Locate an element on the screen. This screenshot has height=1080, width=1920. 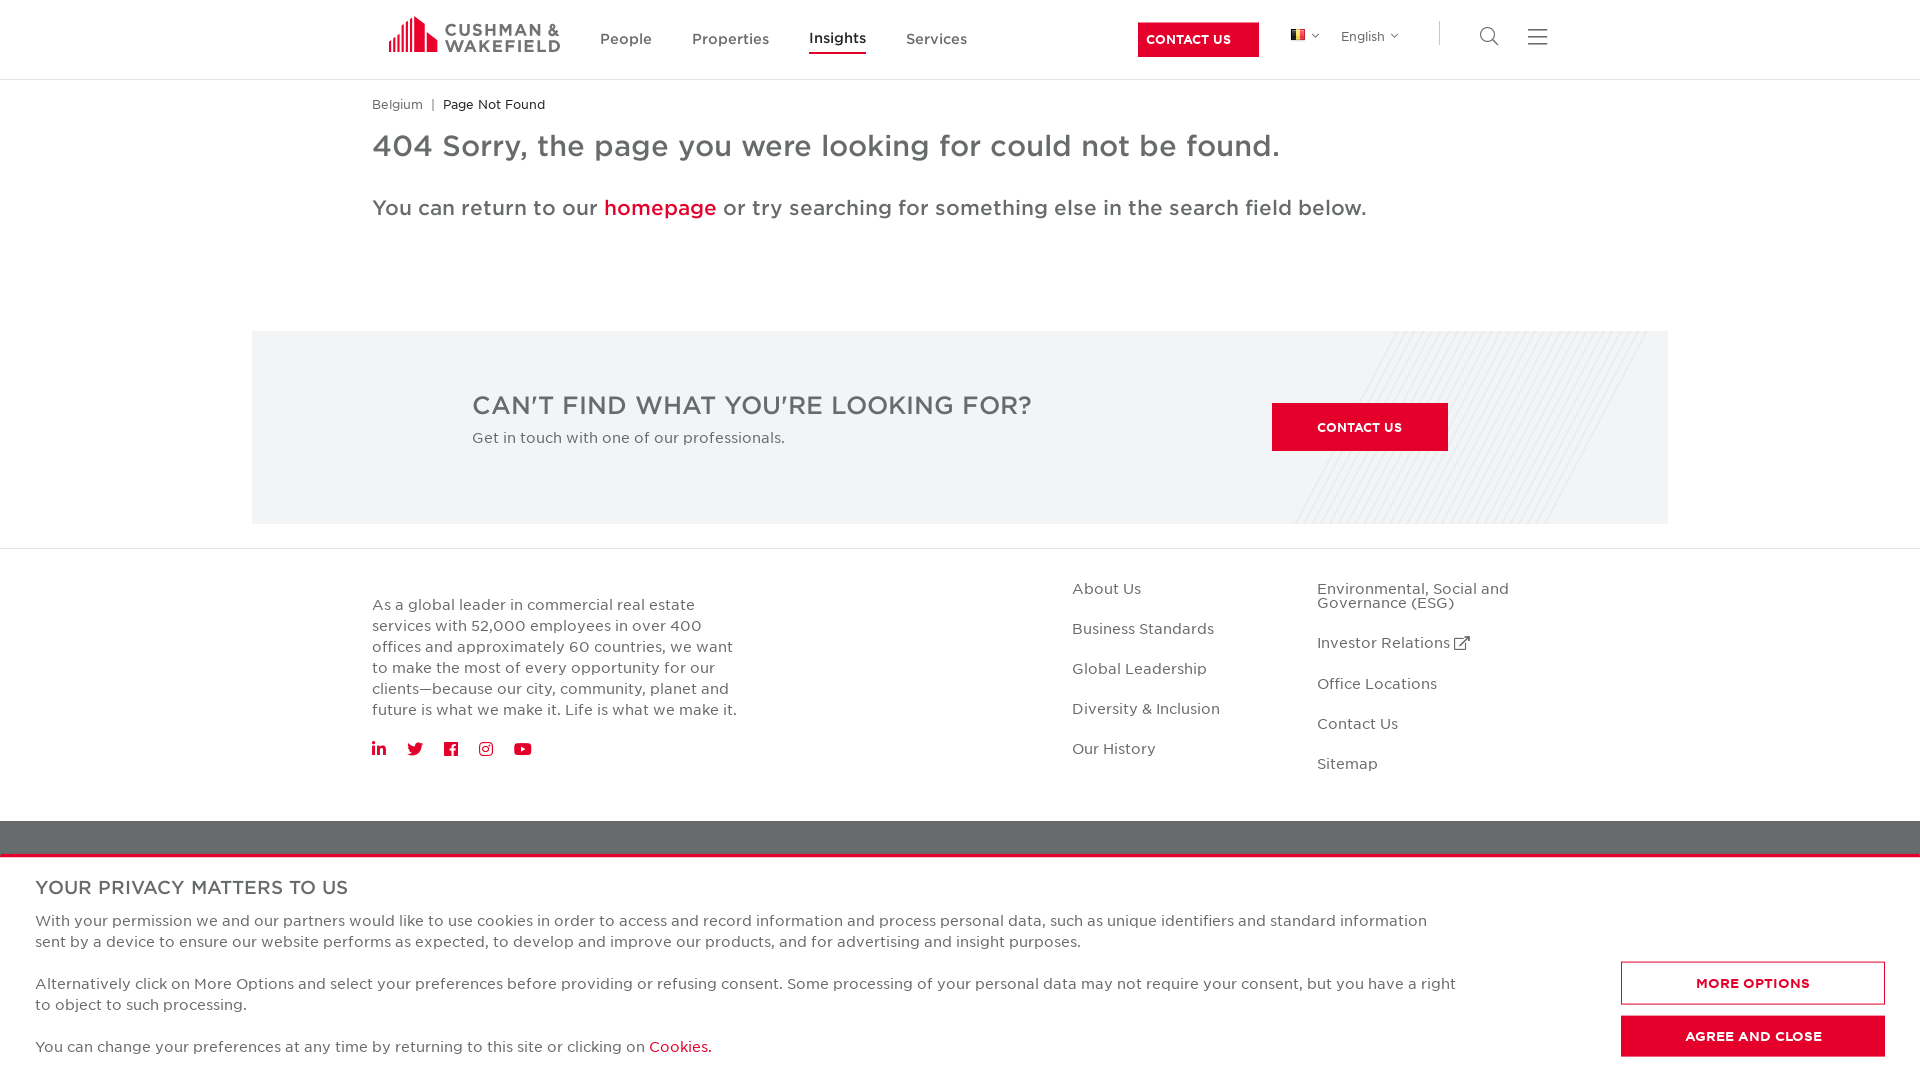
'Properties' is located at coordinates (729, 40).